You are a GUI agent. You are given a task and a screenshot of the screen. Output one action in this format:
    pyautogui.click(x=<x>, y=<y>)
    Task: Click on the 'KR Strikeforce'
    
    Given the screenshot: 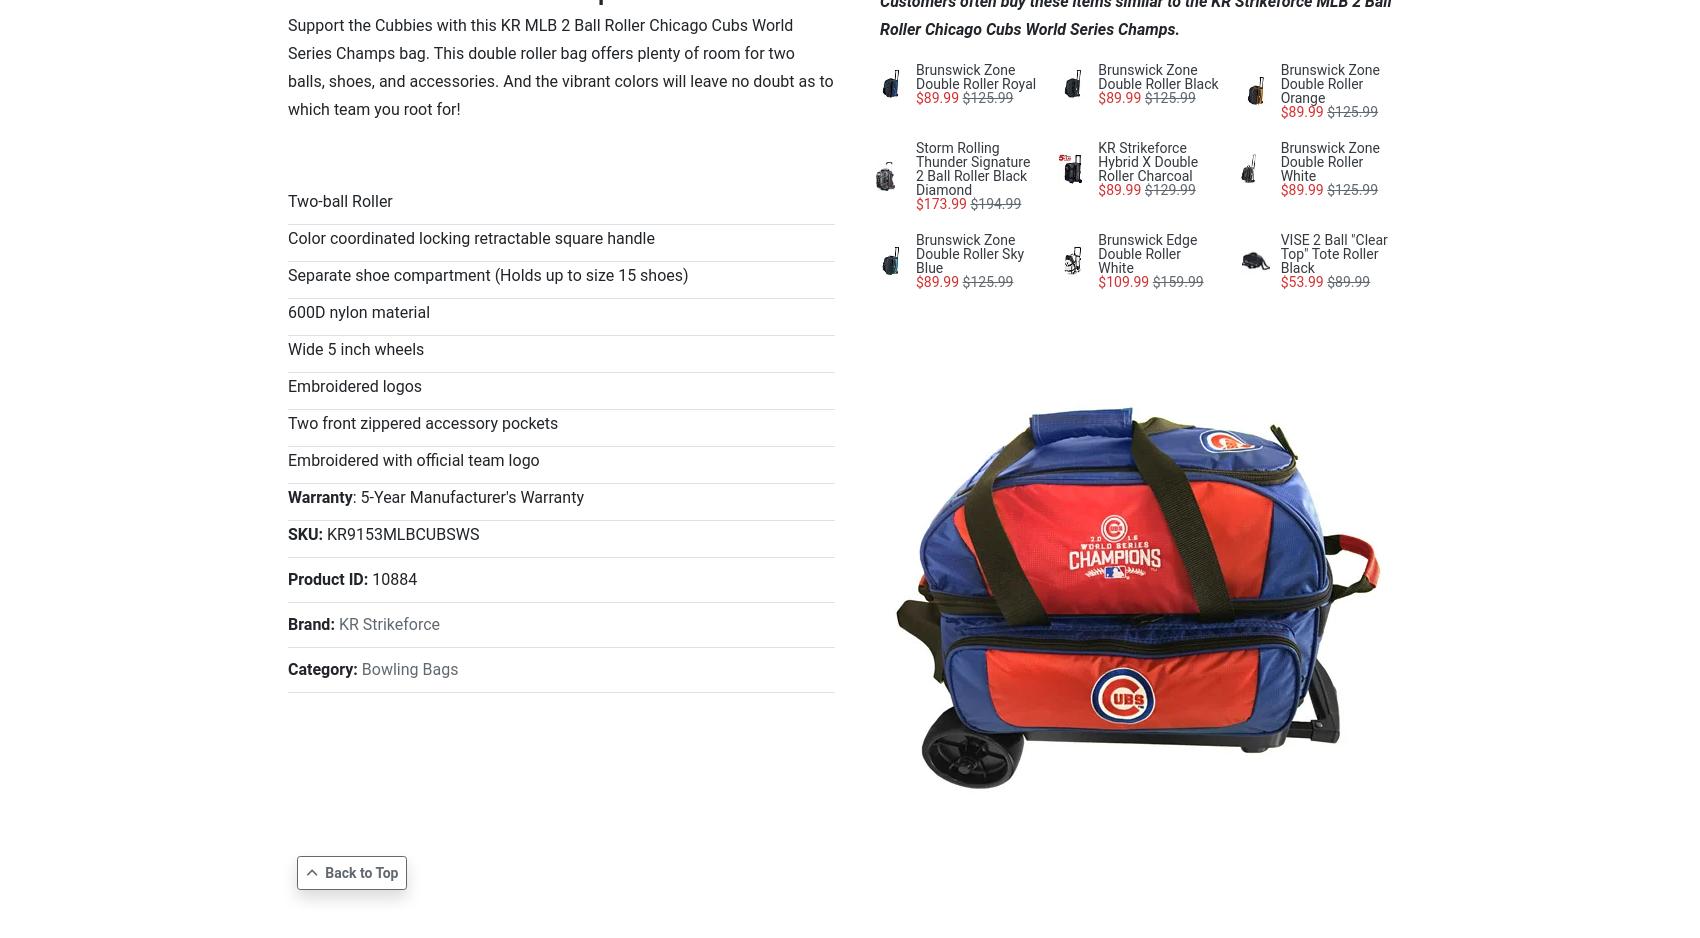 What is the action you would take?
    pyautogui.click(x=387, y=624)
    